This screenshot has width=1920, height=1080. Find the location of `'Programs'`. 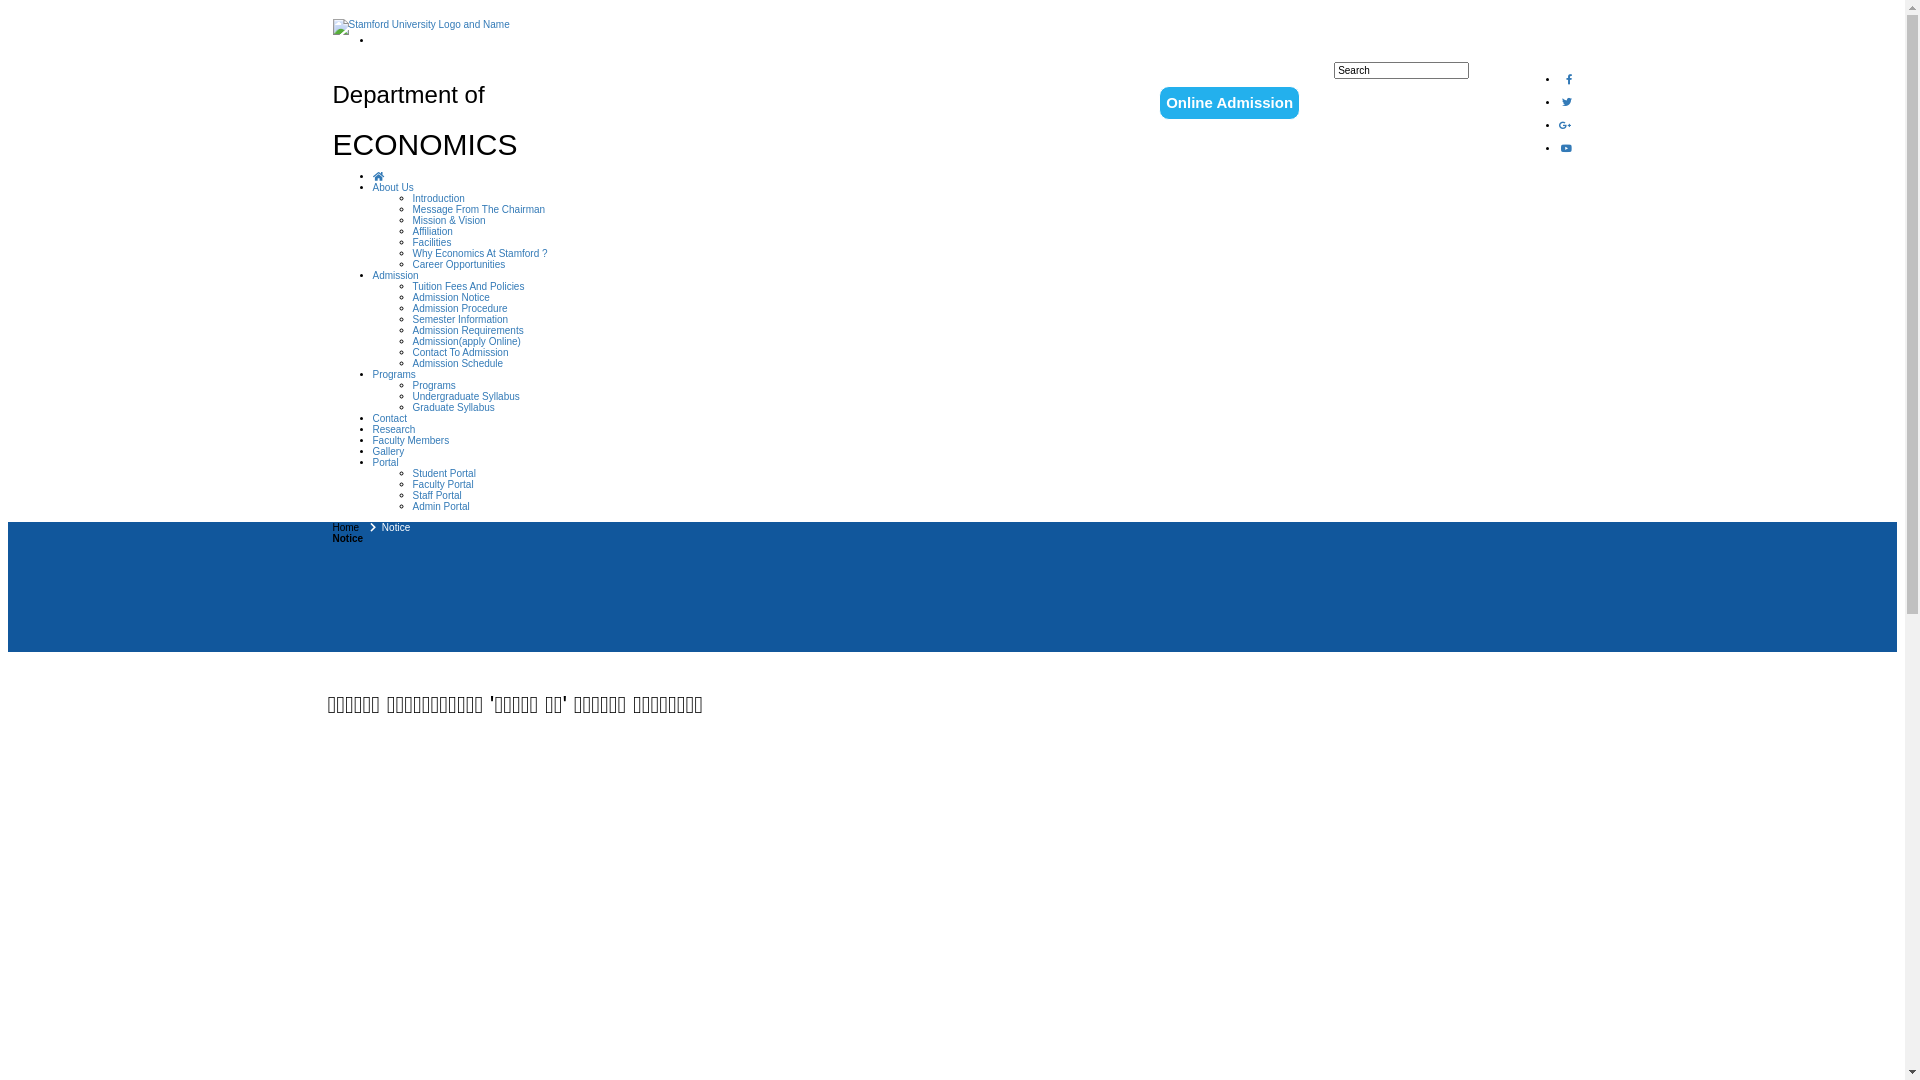

'Programs' is located at coordinates (432, 385).